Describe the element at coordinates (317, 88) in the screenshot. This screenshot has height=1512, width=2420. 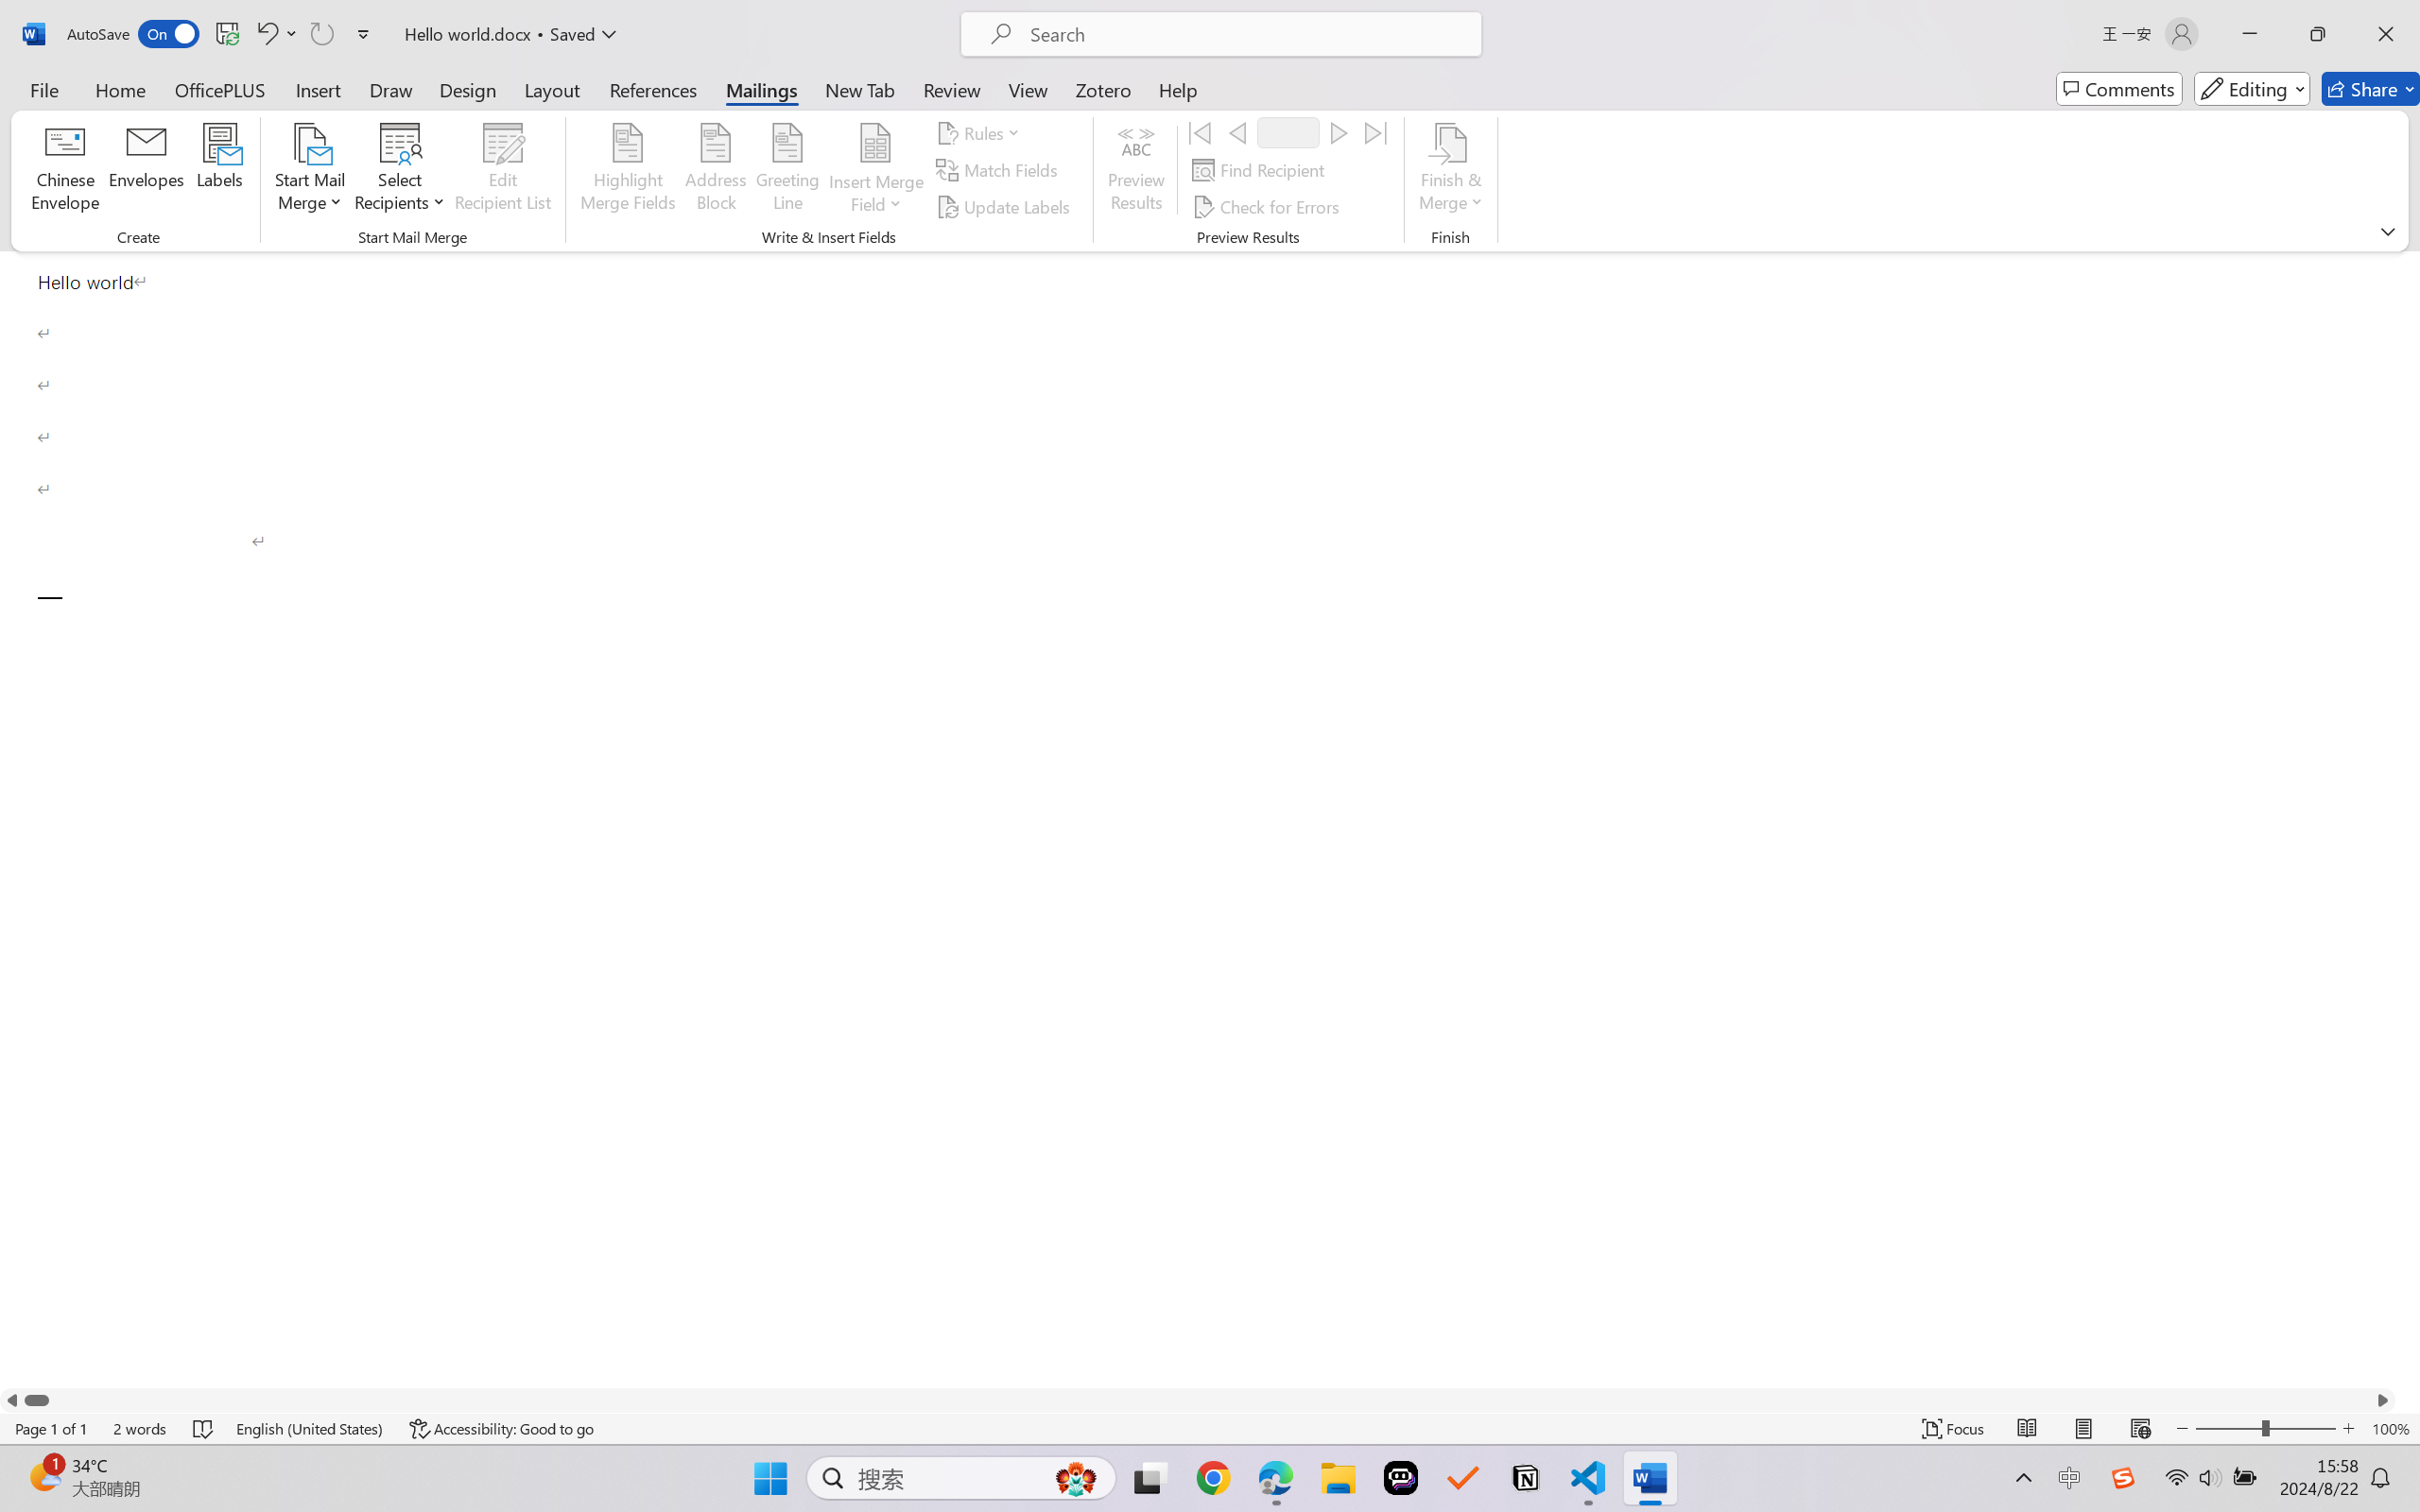
I see `'Insert'` at that location.